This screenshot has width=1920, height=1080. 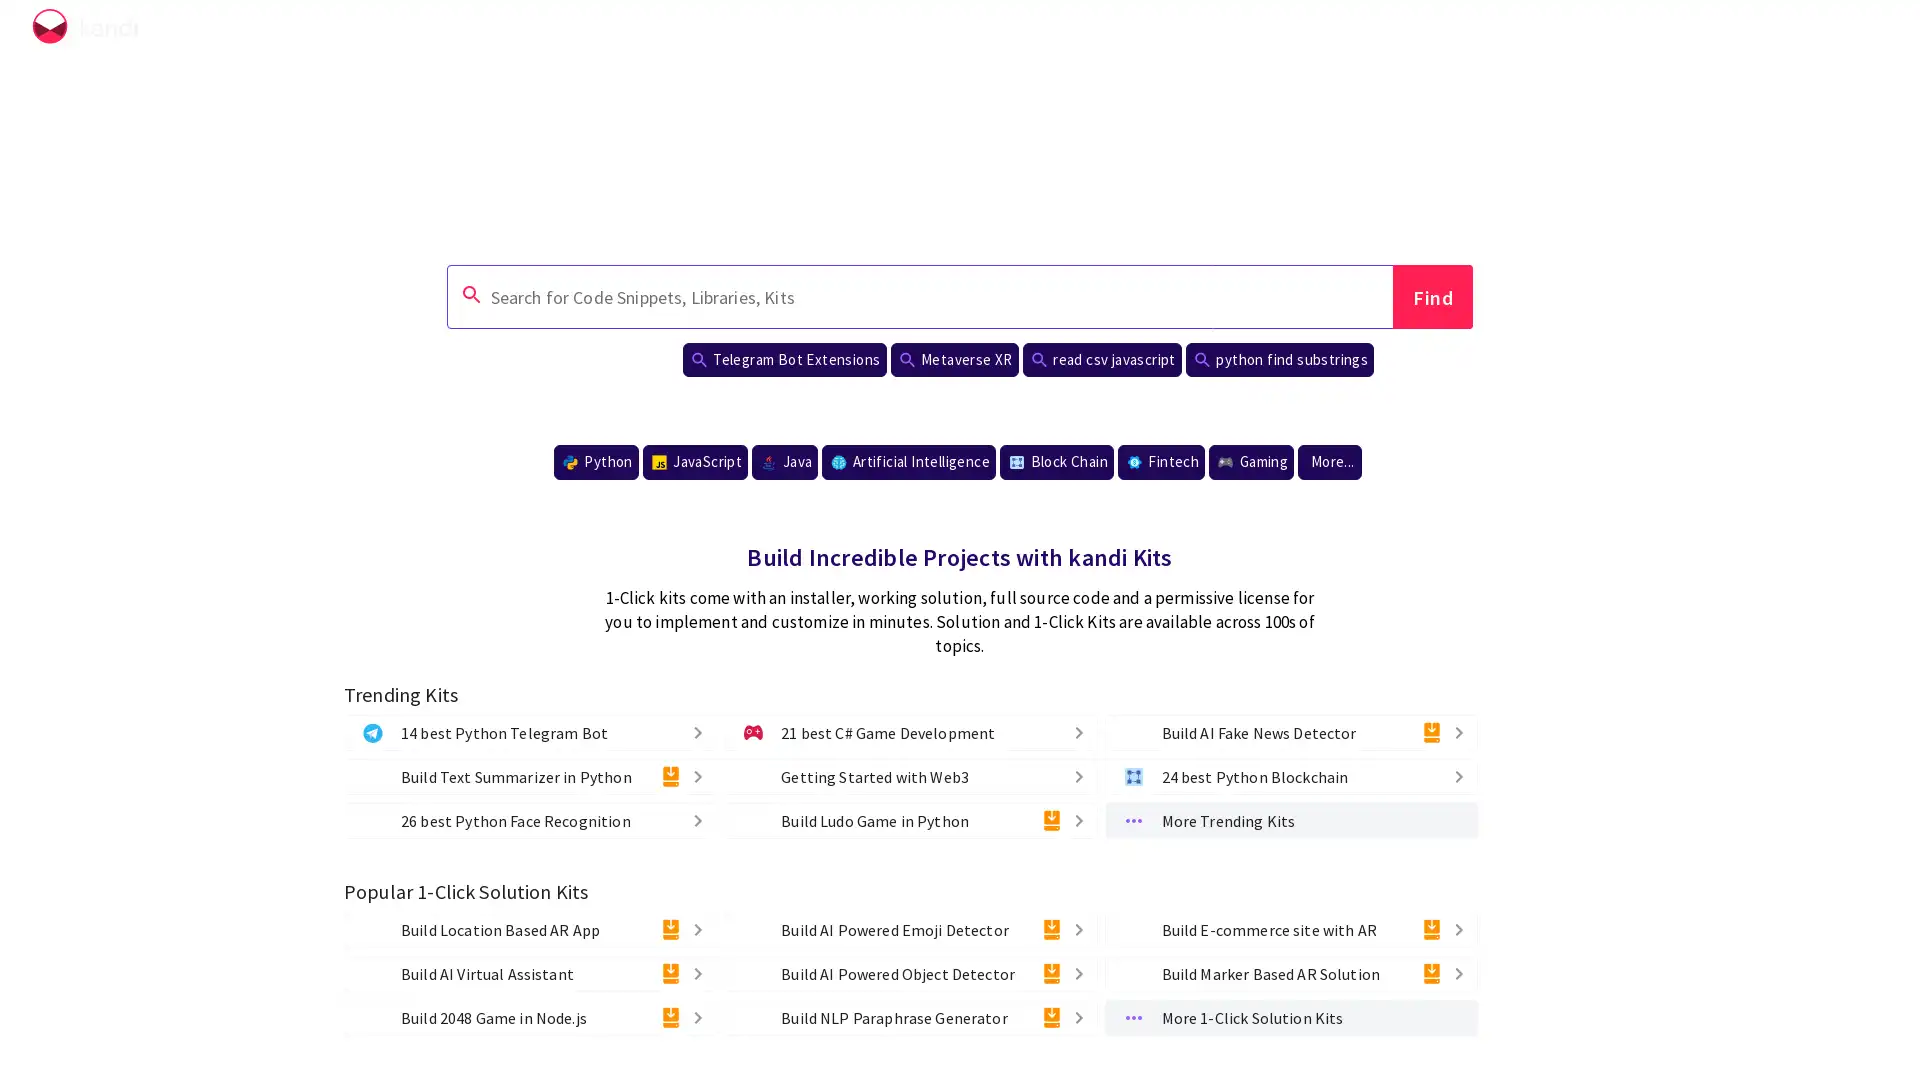 What do you see at coordinates (909, 971) in the screenshot?
I see `object-detection-kit Build AI Powered Object Detector` at bounding box center [909, 971].